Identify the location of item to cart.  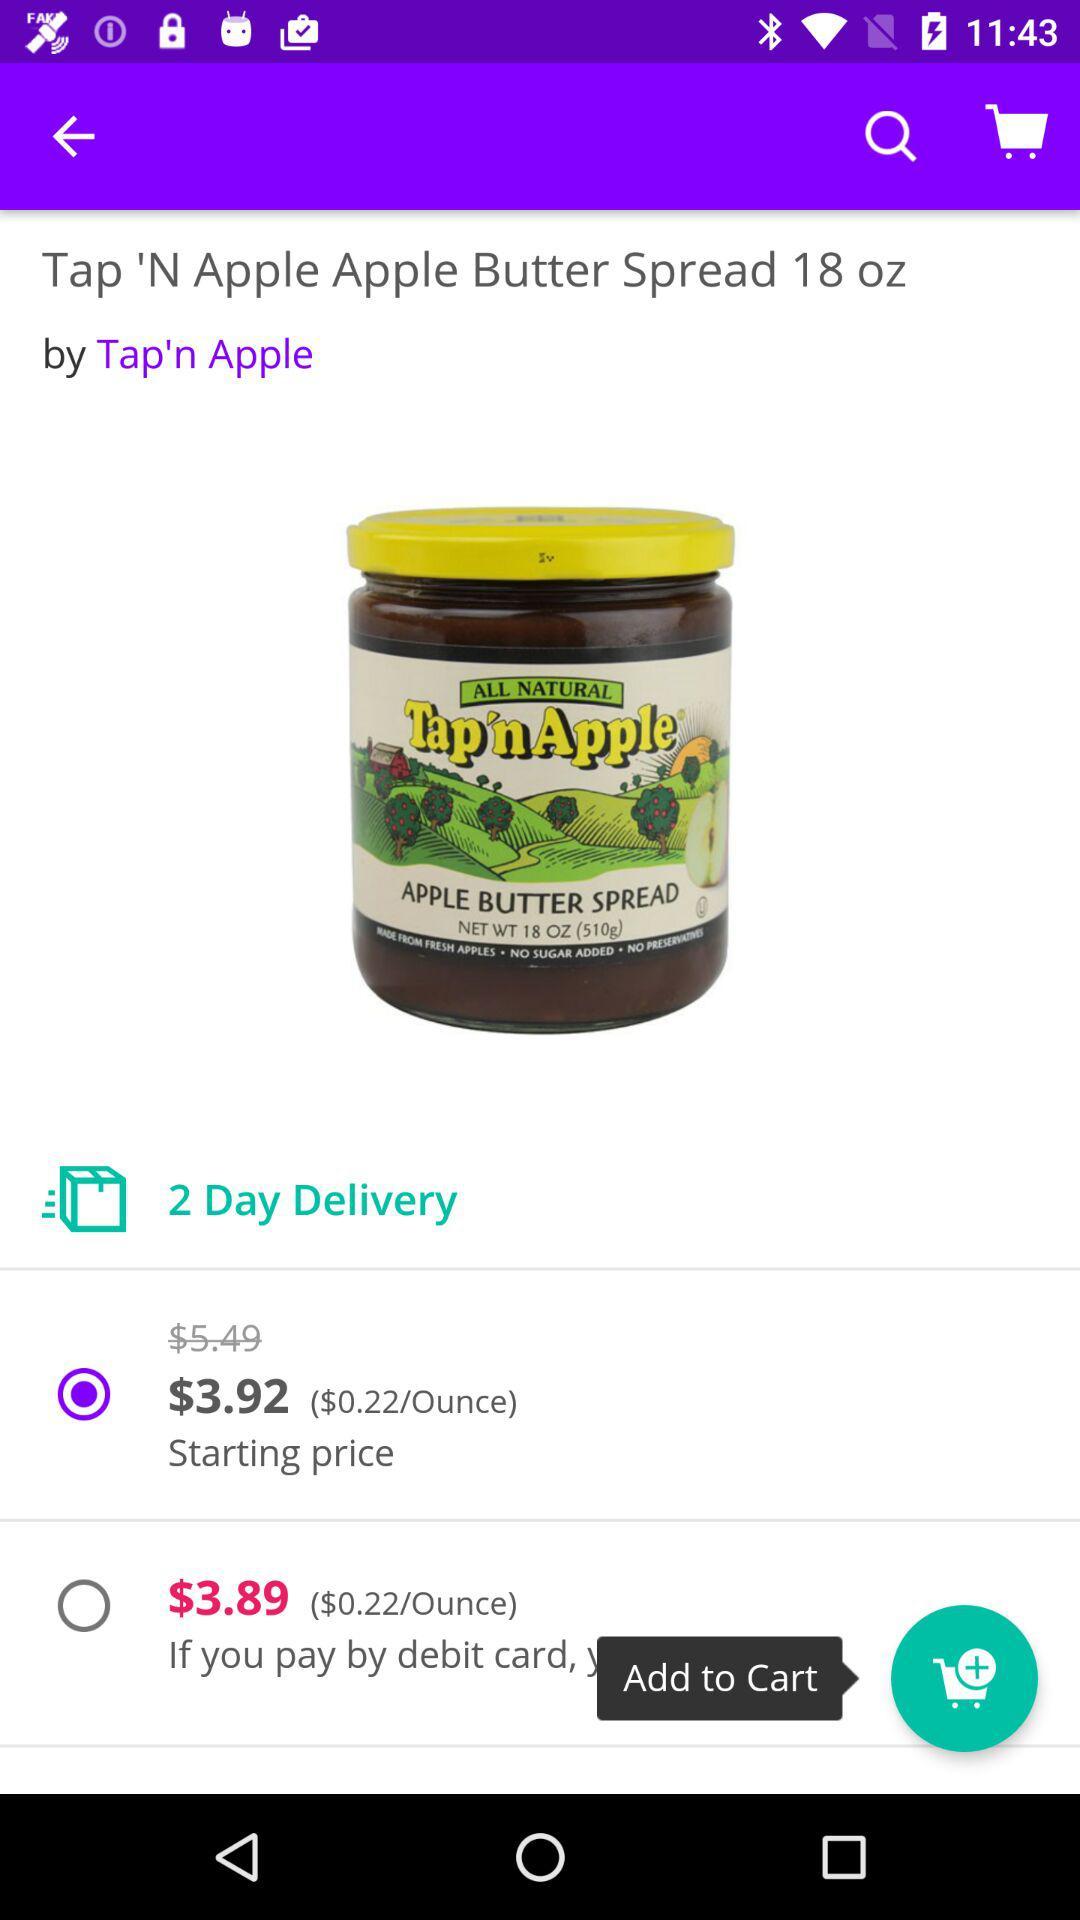
(1001, 1665).